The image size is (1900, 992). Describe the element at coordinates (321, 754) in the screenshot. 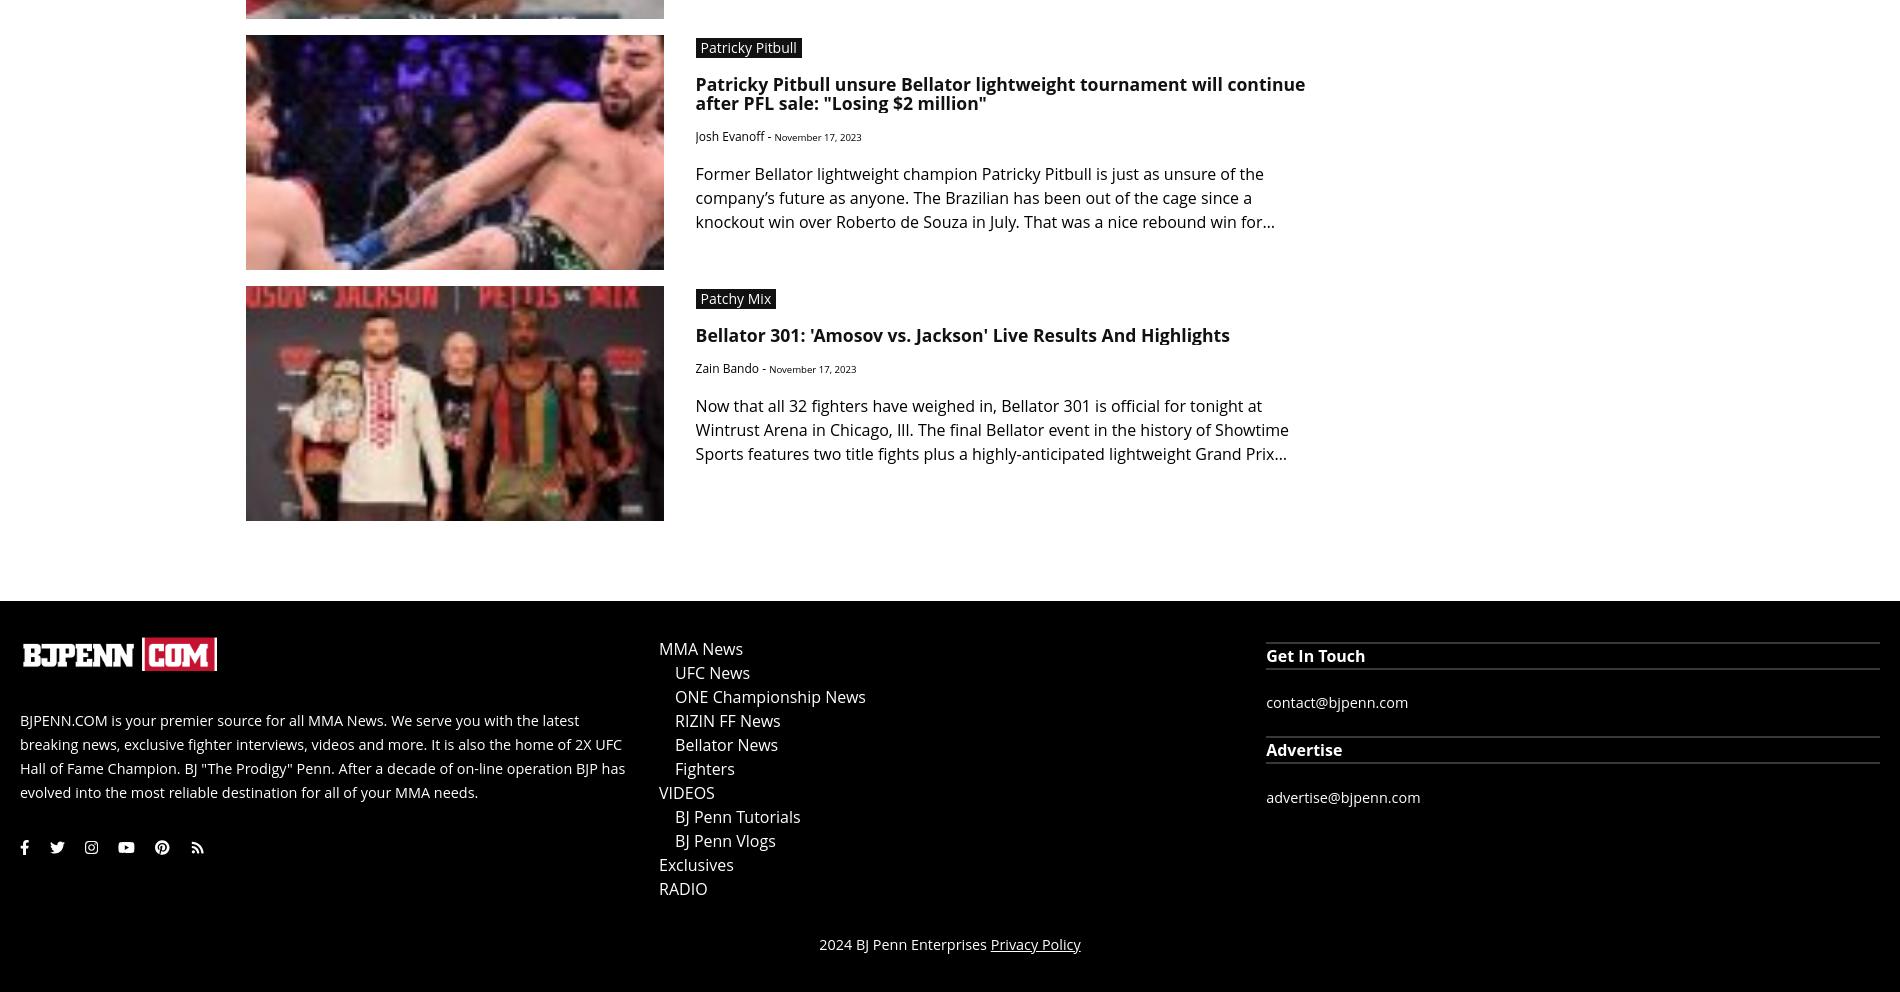

I see `'BJPENN.COM is your premier source for all MMA News. We serve you with the latest breaking news, exclusive fighter interviews, videos and more. It is also the home of 2X UFC Hall of Fame Champion. BJ "The Prodigy" Penn. After a decade of on-line operation BJP has evolved into the most reliable destination for all of your MMA needs.'` at that location.